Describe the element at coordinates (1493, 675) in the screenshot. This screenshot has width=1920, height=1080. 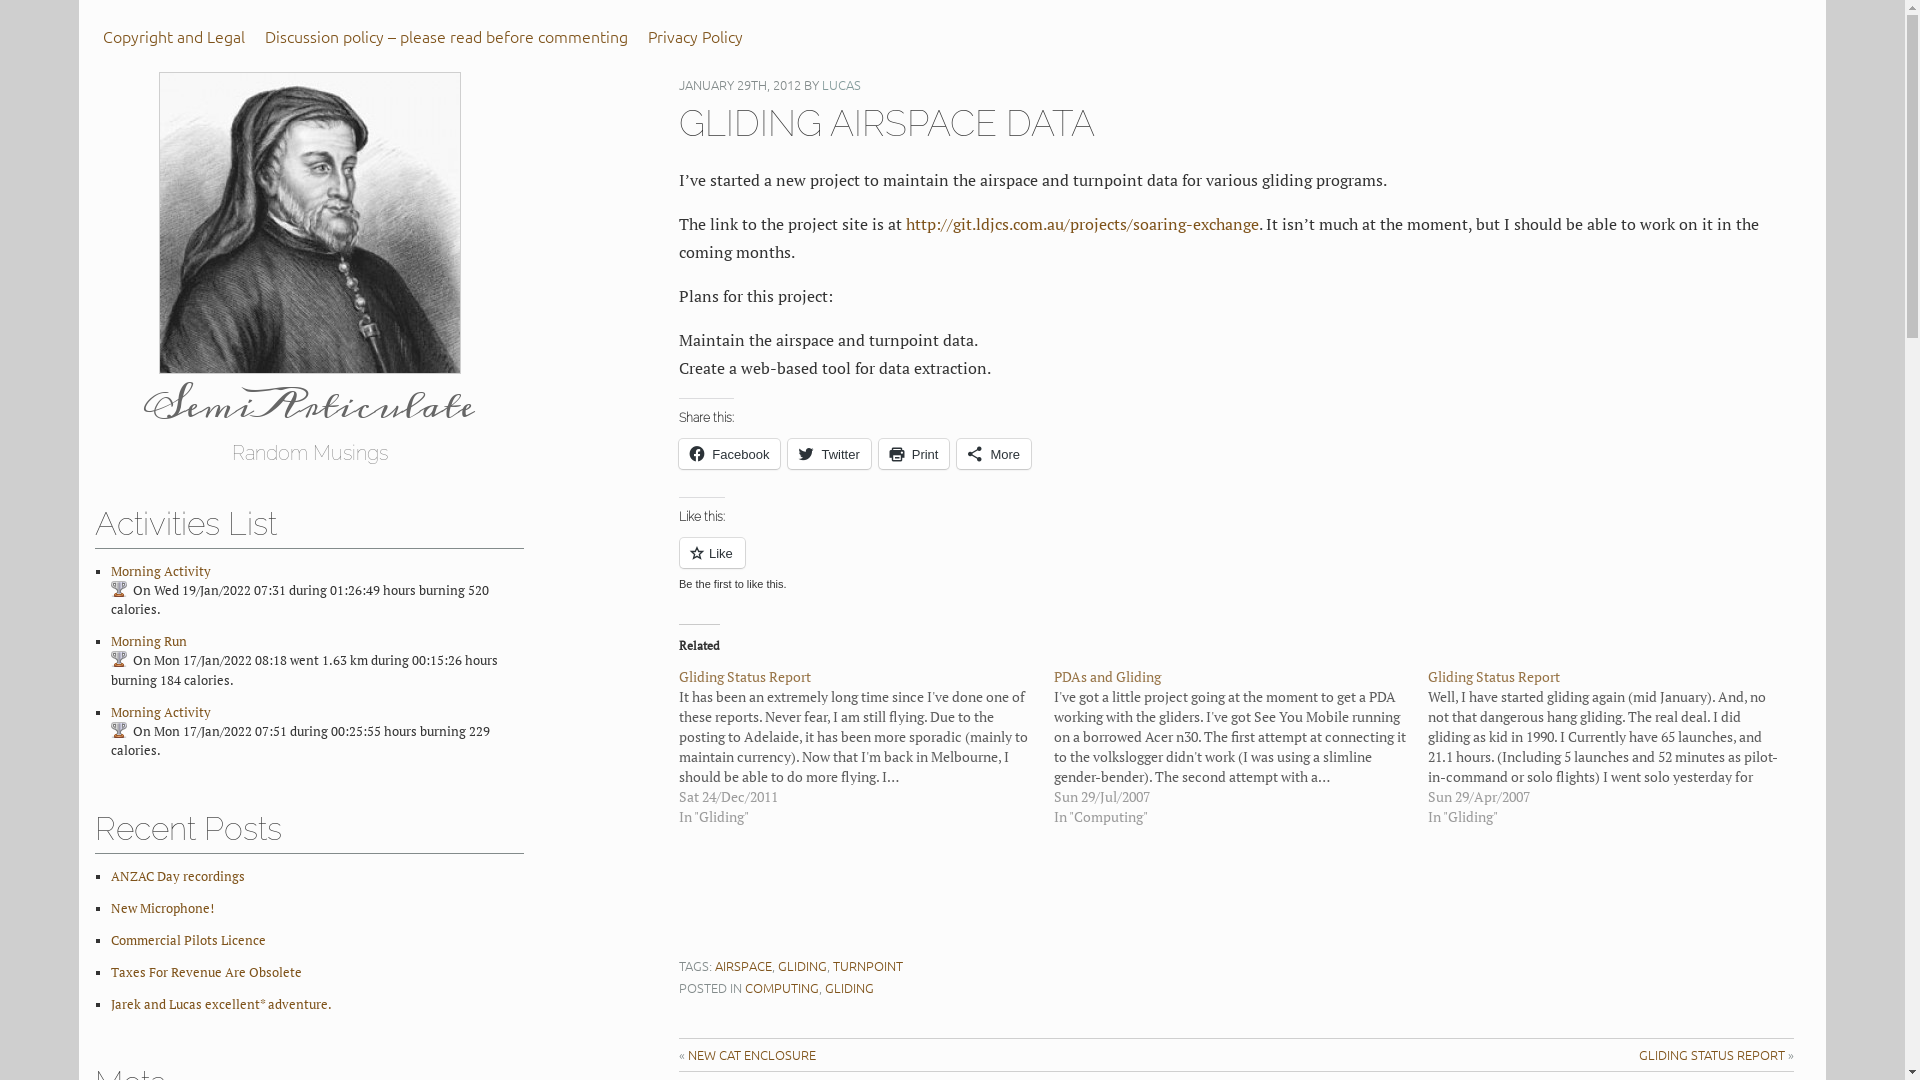
I see `'Gliding Status Report'` at that location.